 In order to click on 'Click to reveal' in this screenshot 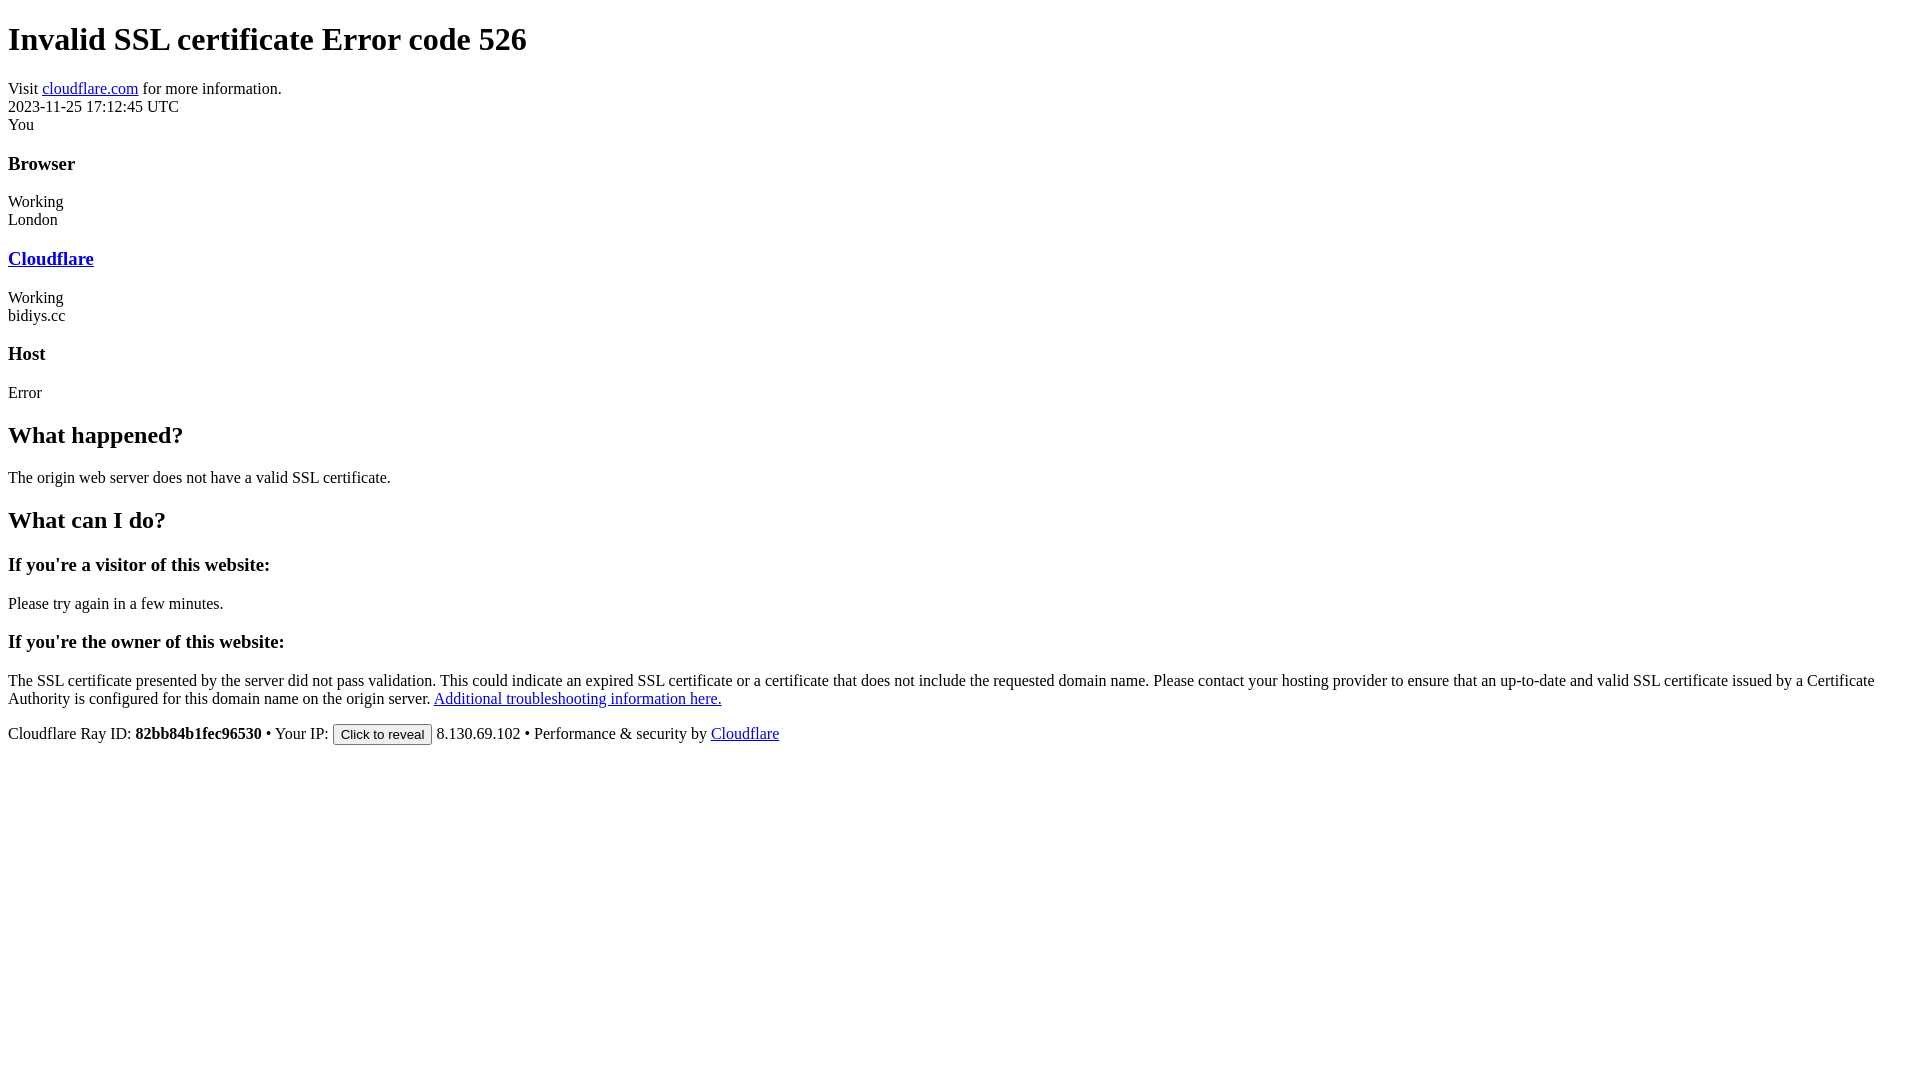, I will do `click(383, 734)`.